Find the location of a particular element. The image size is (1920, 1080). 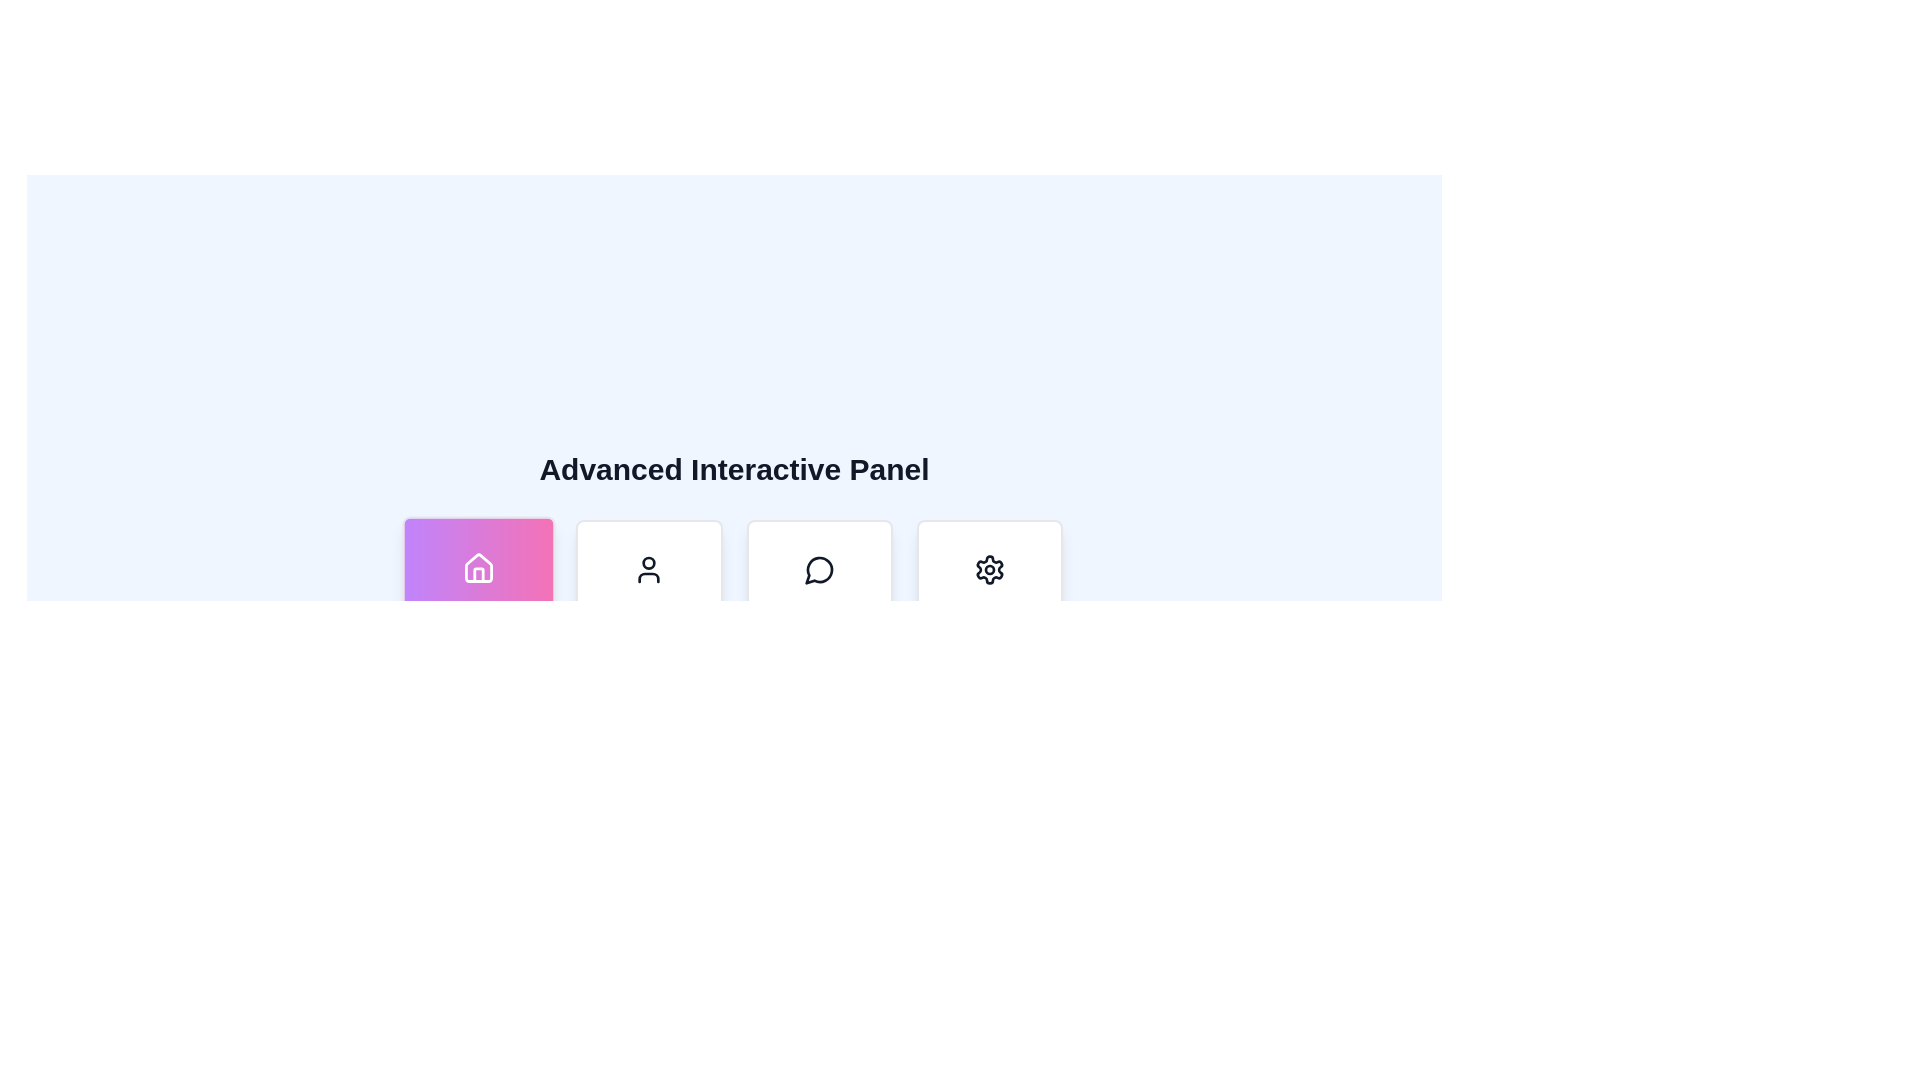

the 'Dashboard' button, which is a rectangular button with rounded corners, featuring a gradient background from purple to pink, an icon of a house in white outline, and the text 'Dashboard' in bold below the icon is located at coordinates (478, 590).